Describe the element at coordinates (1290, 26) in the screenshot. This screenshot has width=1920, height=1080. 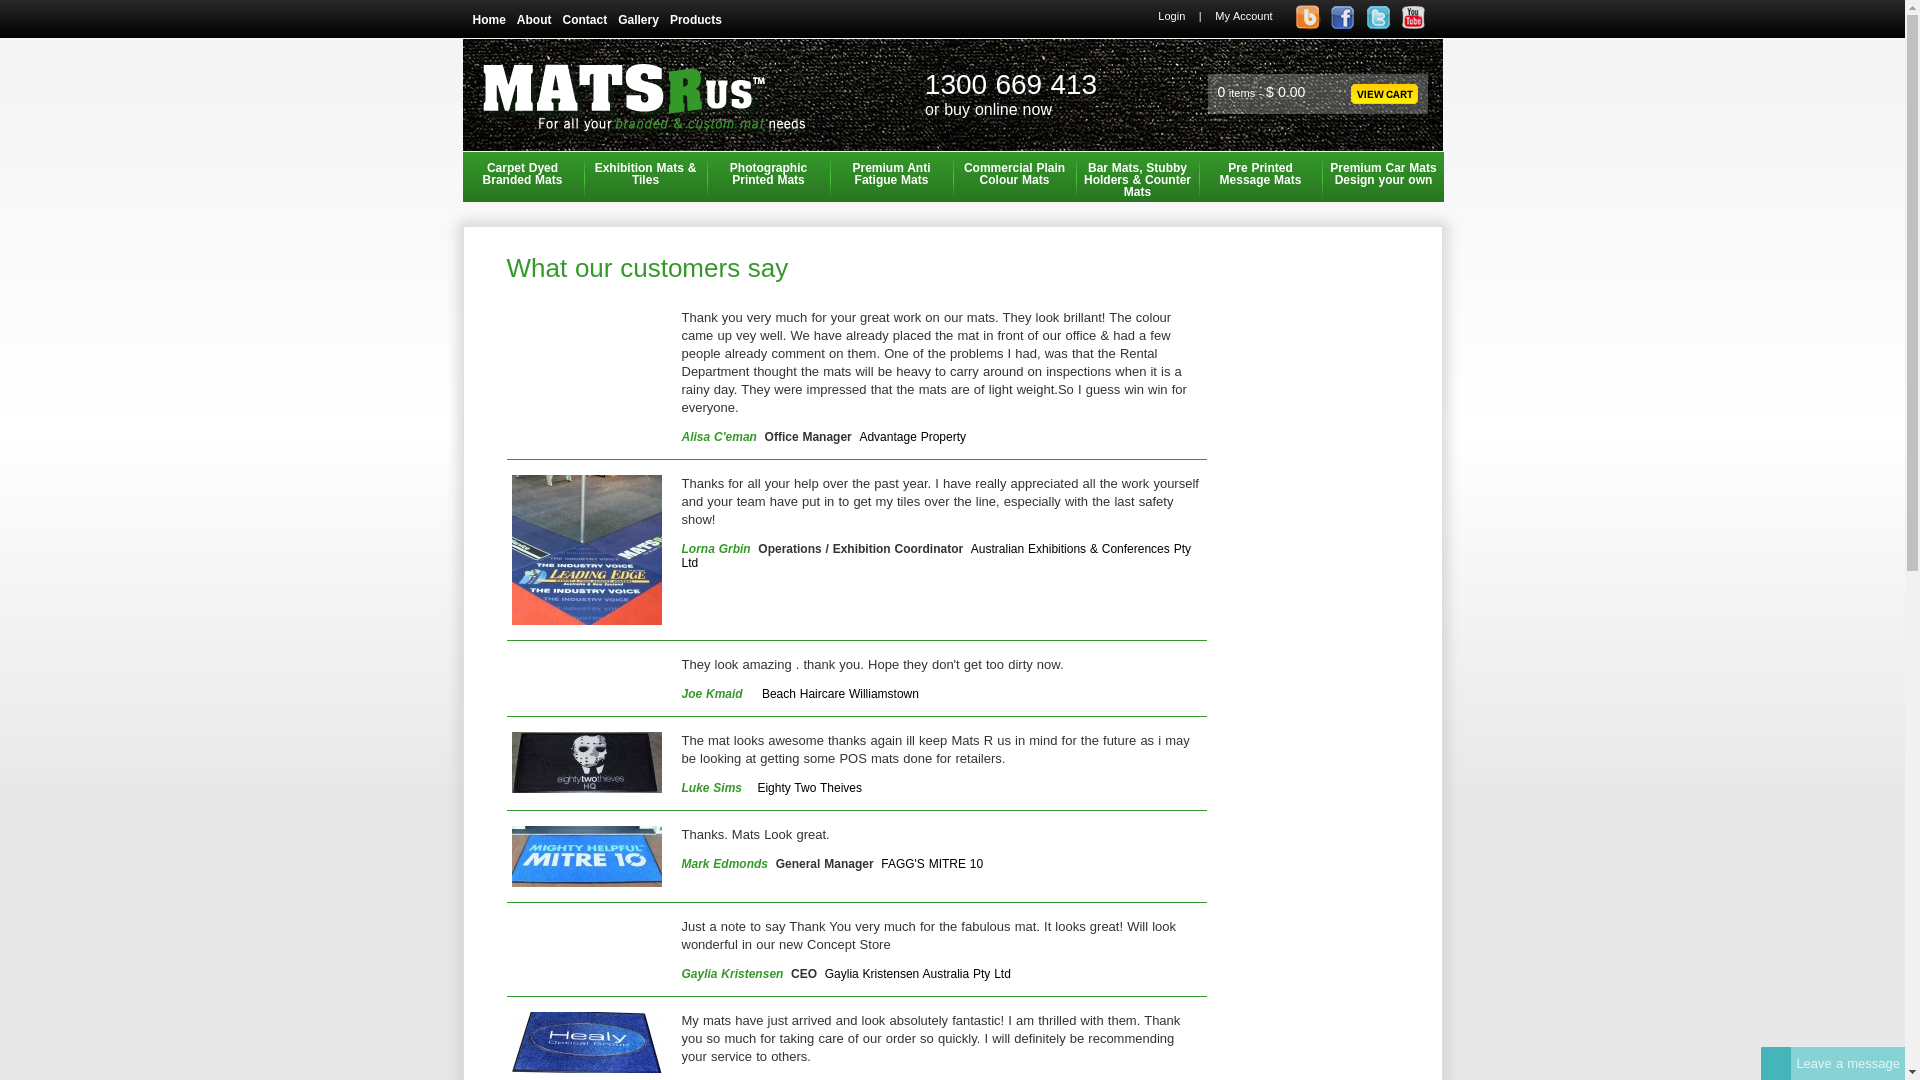
I see `'Blog'` at that location.